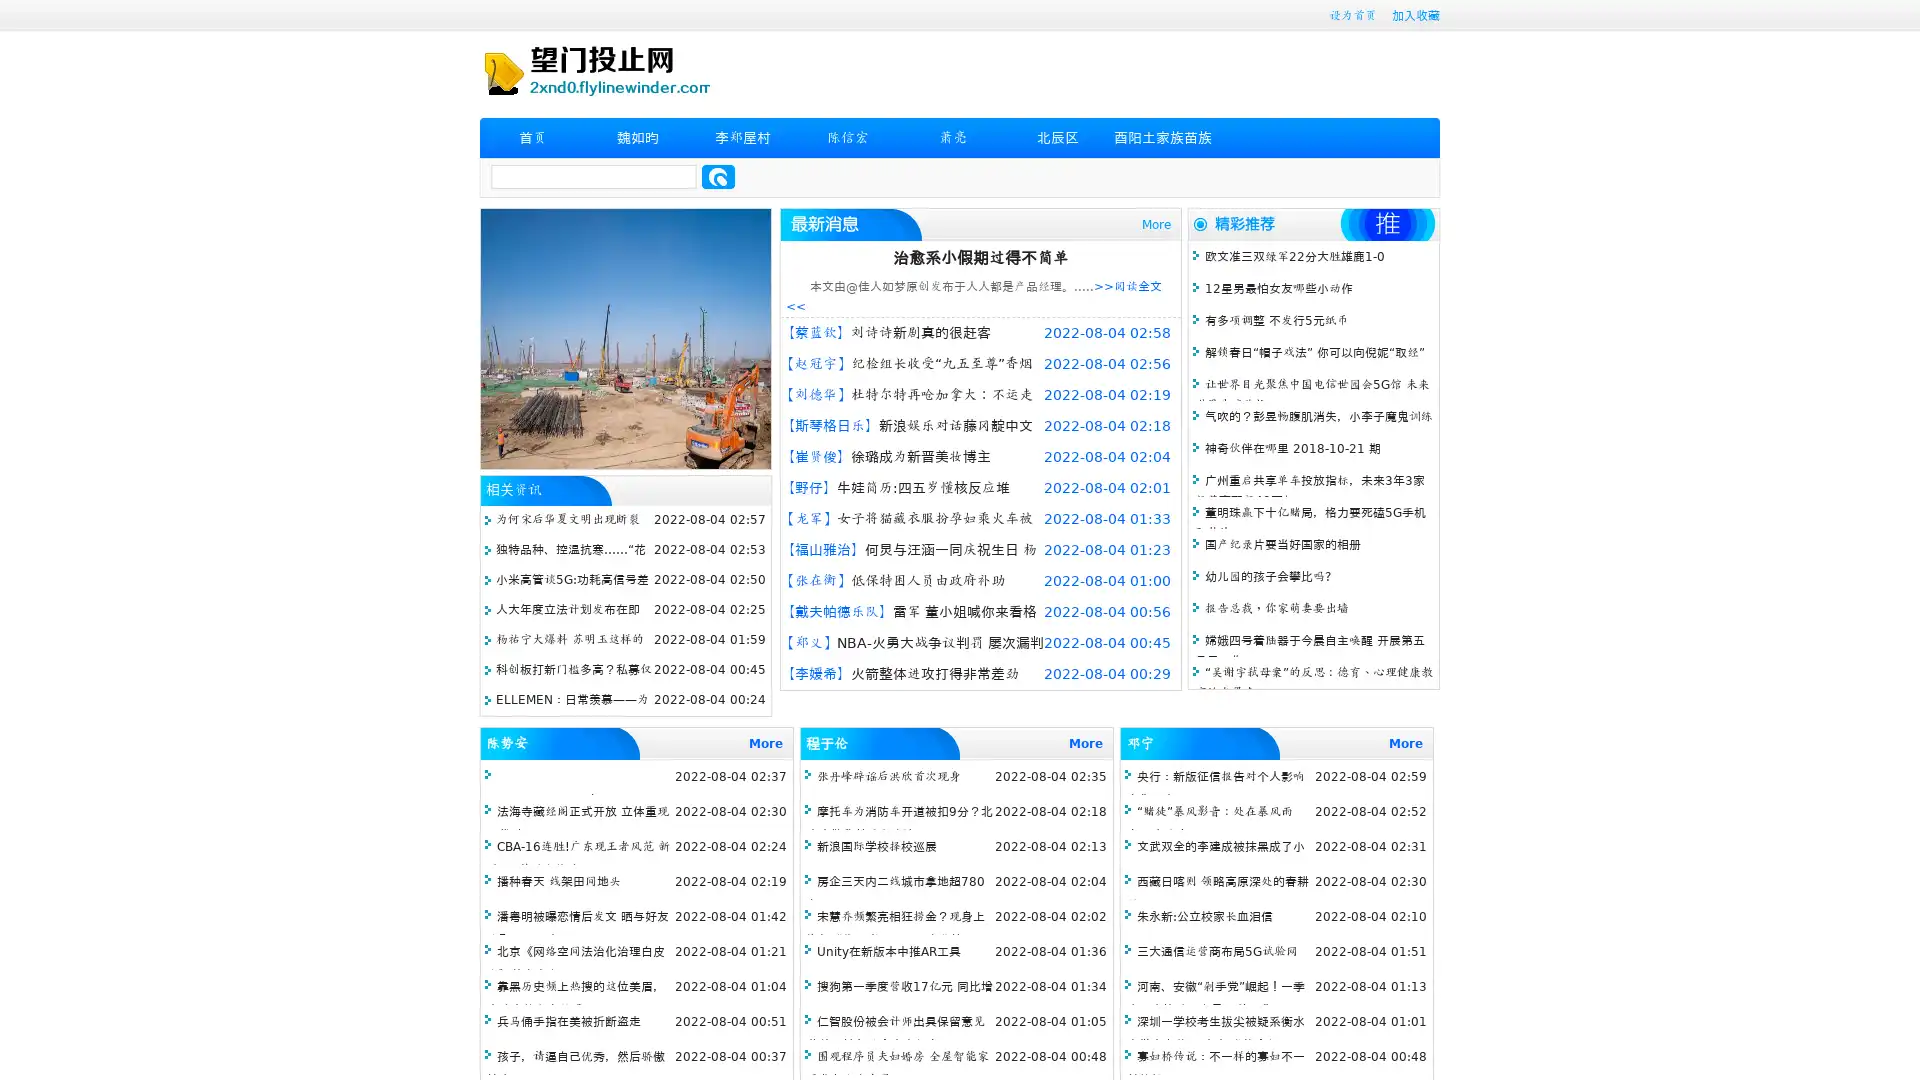 The image size is (1920, 1080). What do you see at coordinates (718, 176) in the screenshot?
I see `Search` at bounding box center [718, 176].